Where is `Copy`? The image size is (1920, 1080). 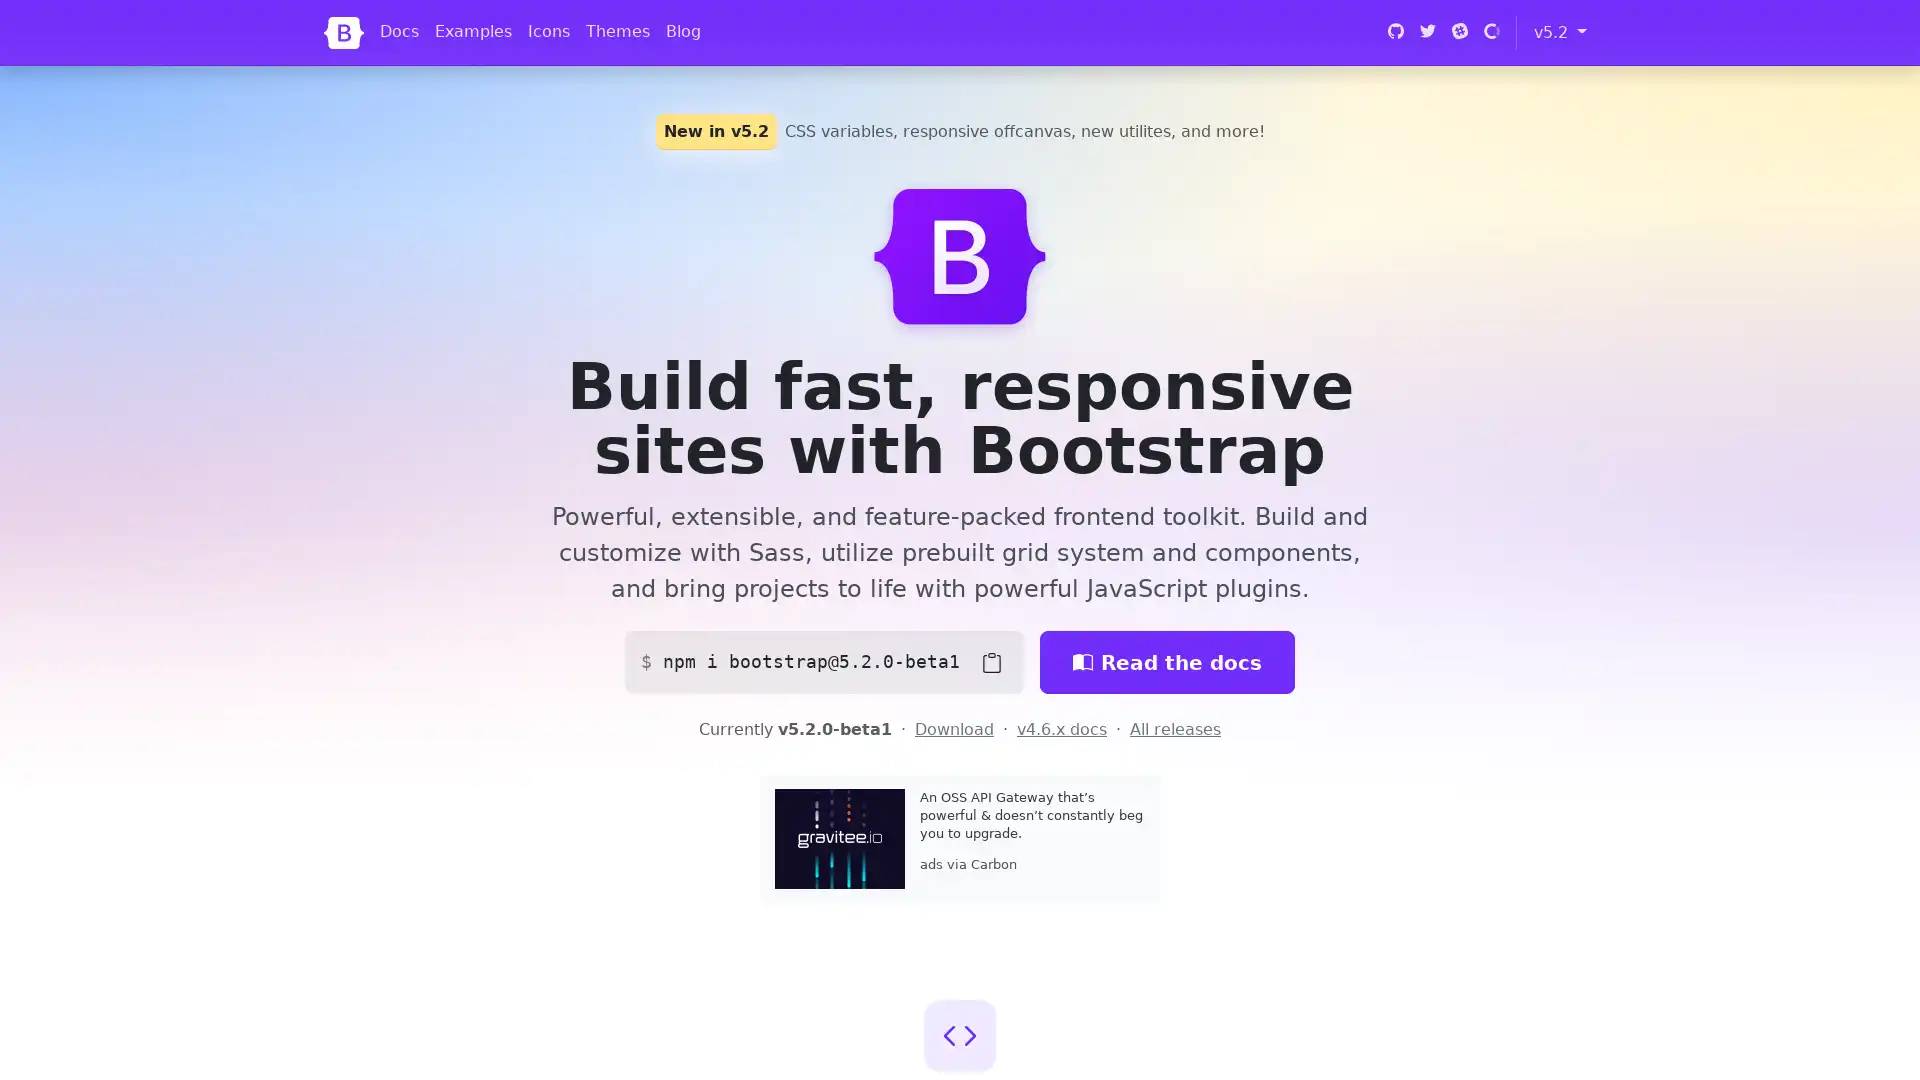 Copy is located at coordinates (992, 661).